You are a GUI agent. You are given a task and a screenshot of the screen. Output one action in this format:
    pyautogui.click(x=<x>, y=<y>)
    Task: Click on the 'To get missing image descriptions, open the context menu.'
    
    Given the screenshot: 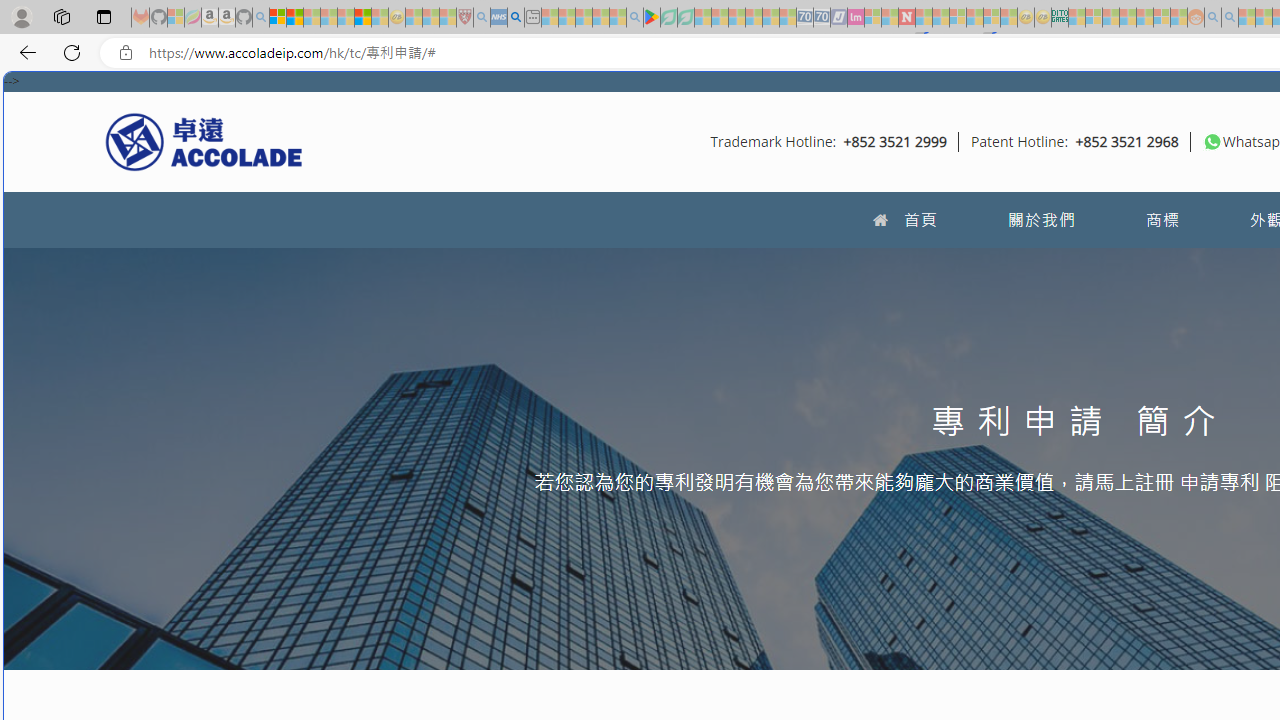 What is the action you would take?
    pyautogui.click(x=1211, y=140)
    